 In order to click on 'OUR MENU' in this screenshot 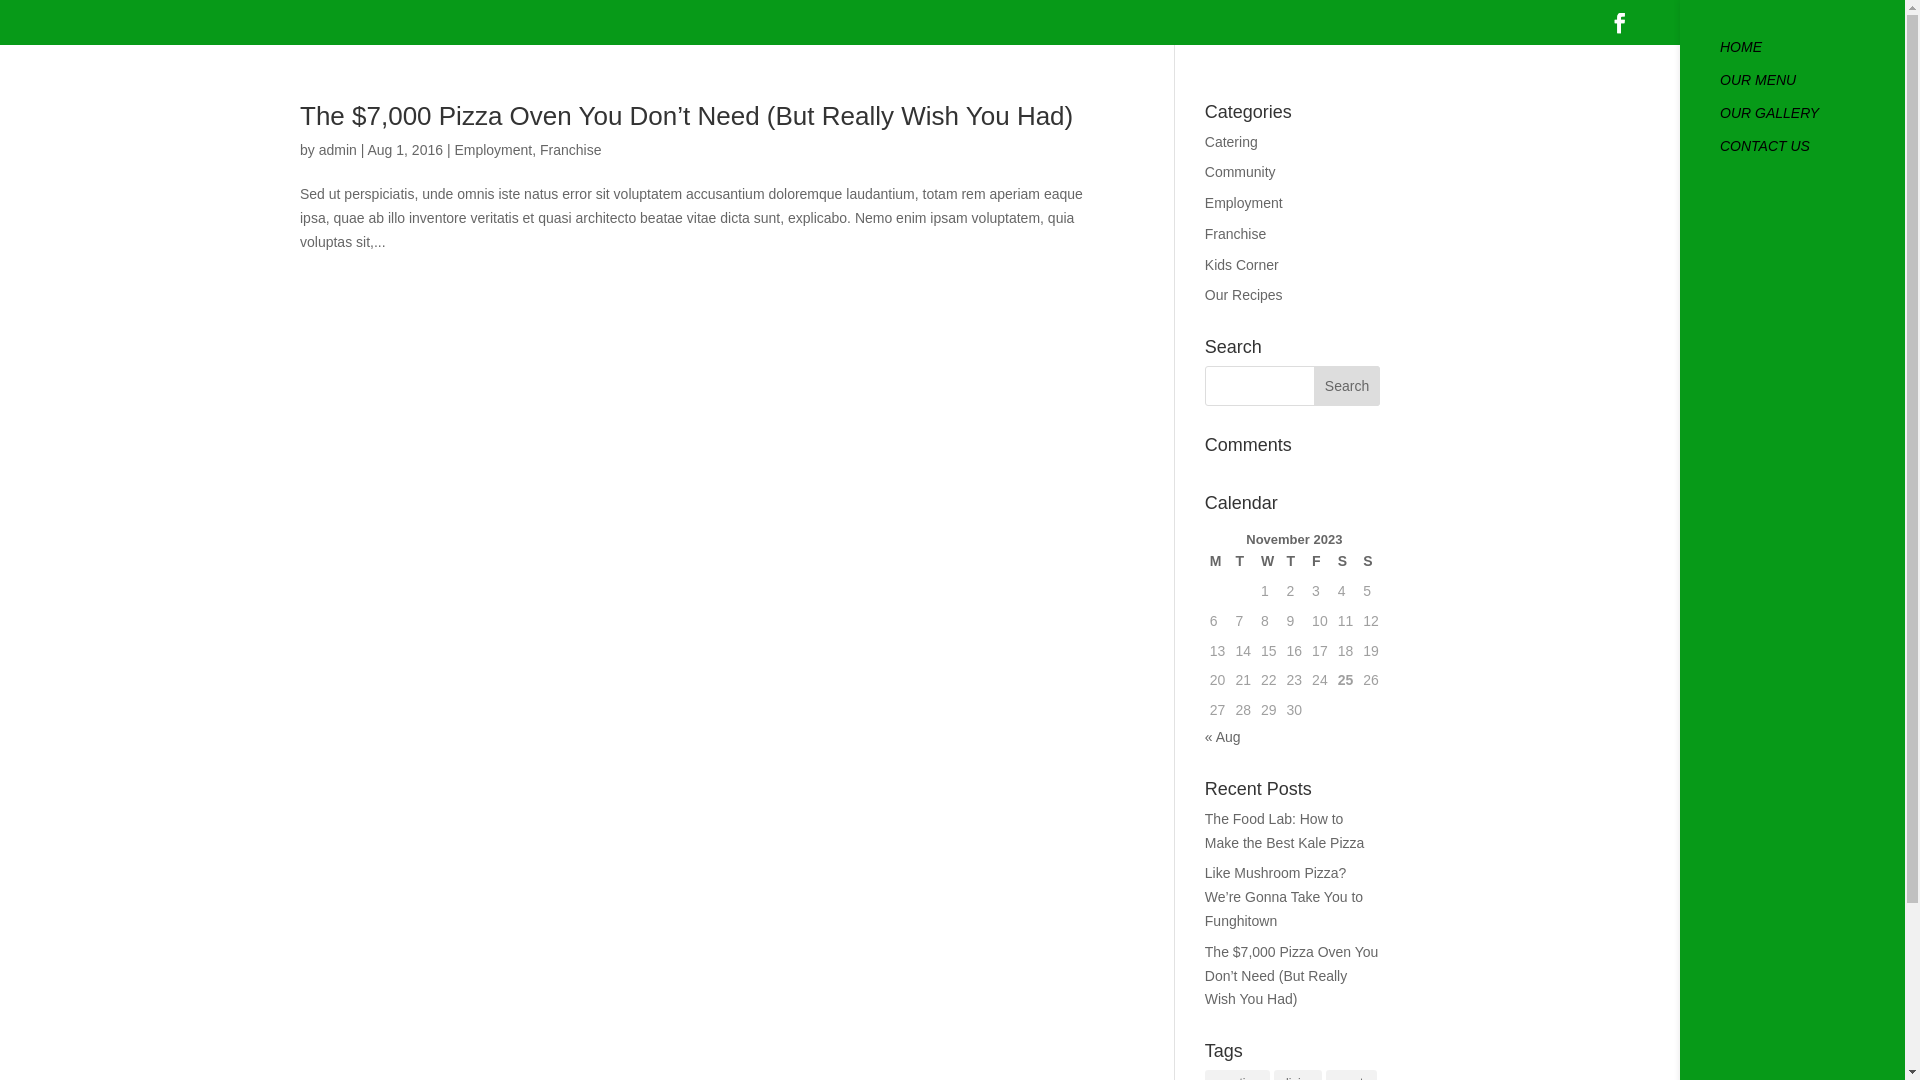, I will do `click(1812, 88)`.